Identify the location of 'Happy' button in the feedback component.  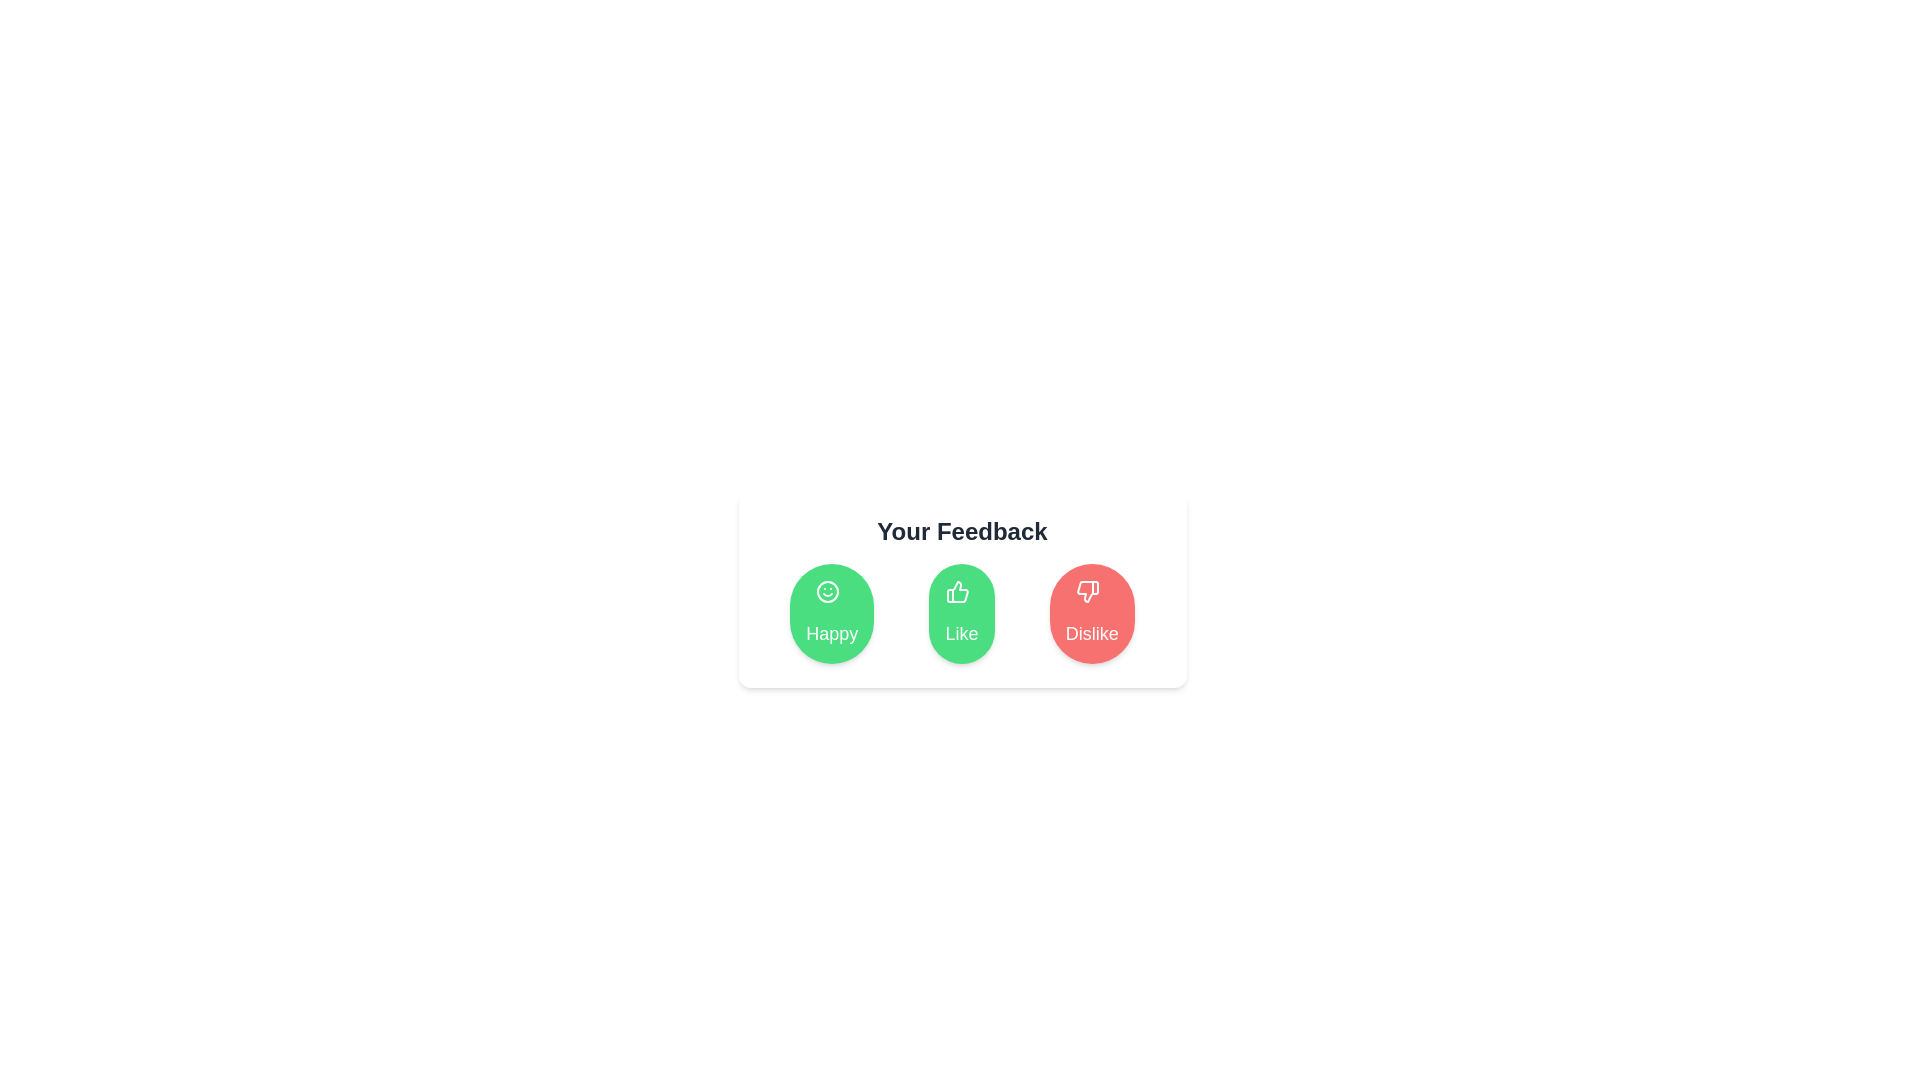
(832, 612).